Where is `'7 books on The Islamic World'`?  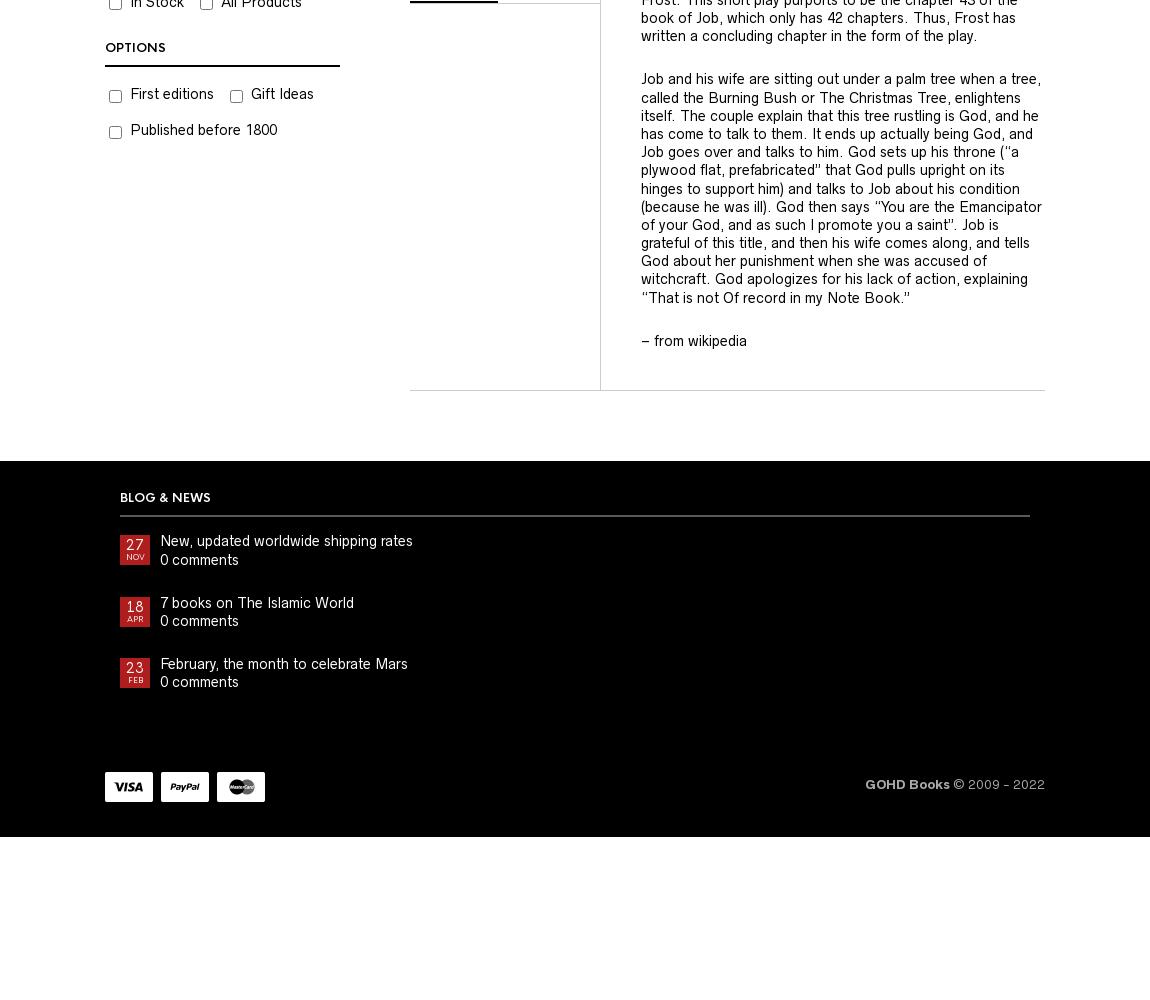 '7 books on The Islamic World' is located at coordinates (256, 601).